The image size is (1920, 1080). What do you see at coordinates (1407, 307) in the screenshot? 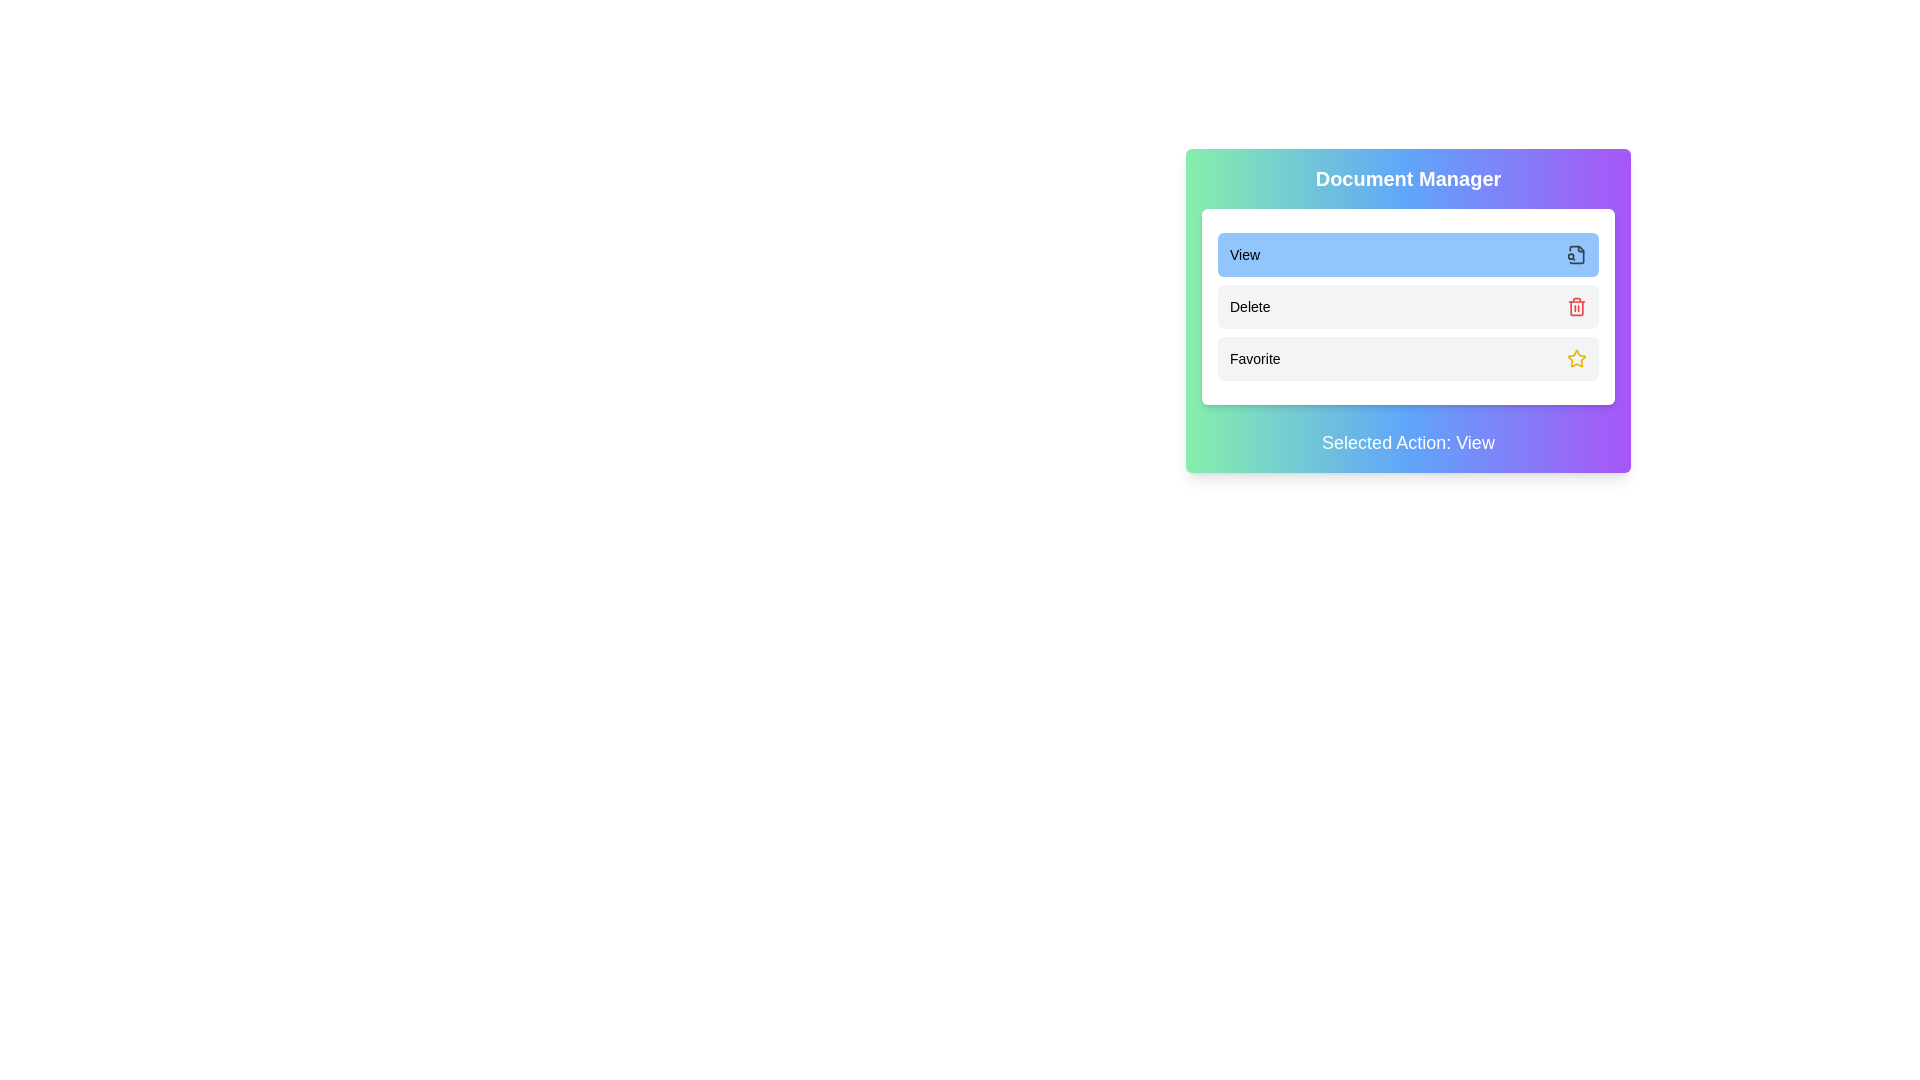
I see `the Delete button to observe its hover effect` at bounding box center [1407, 307].